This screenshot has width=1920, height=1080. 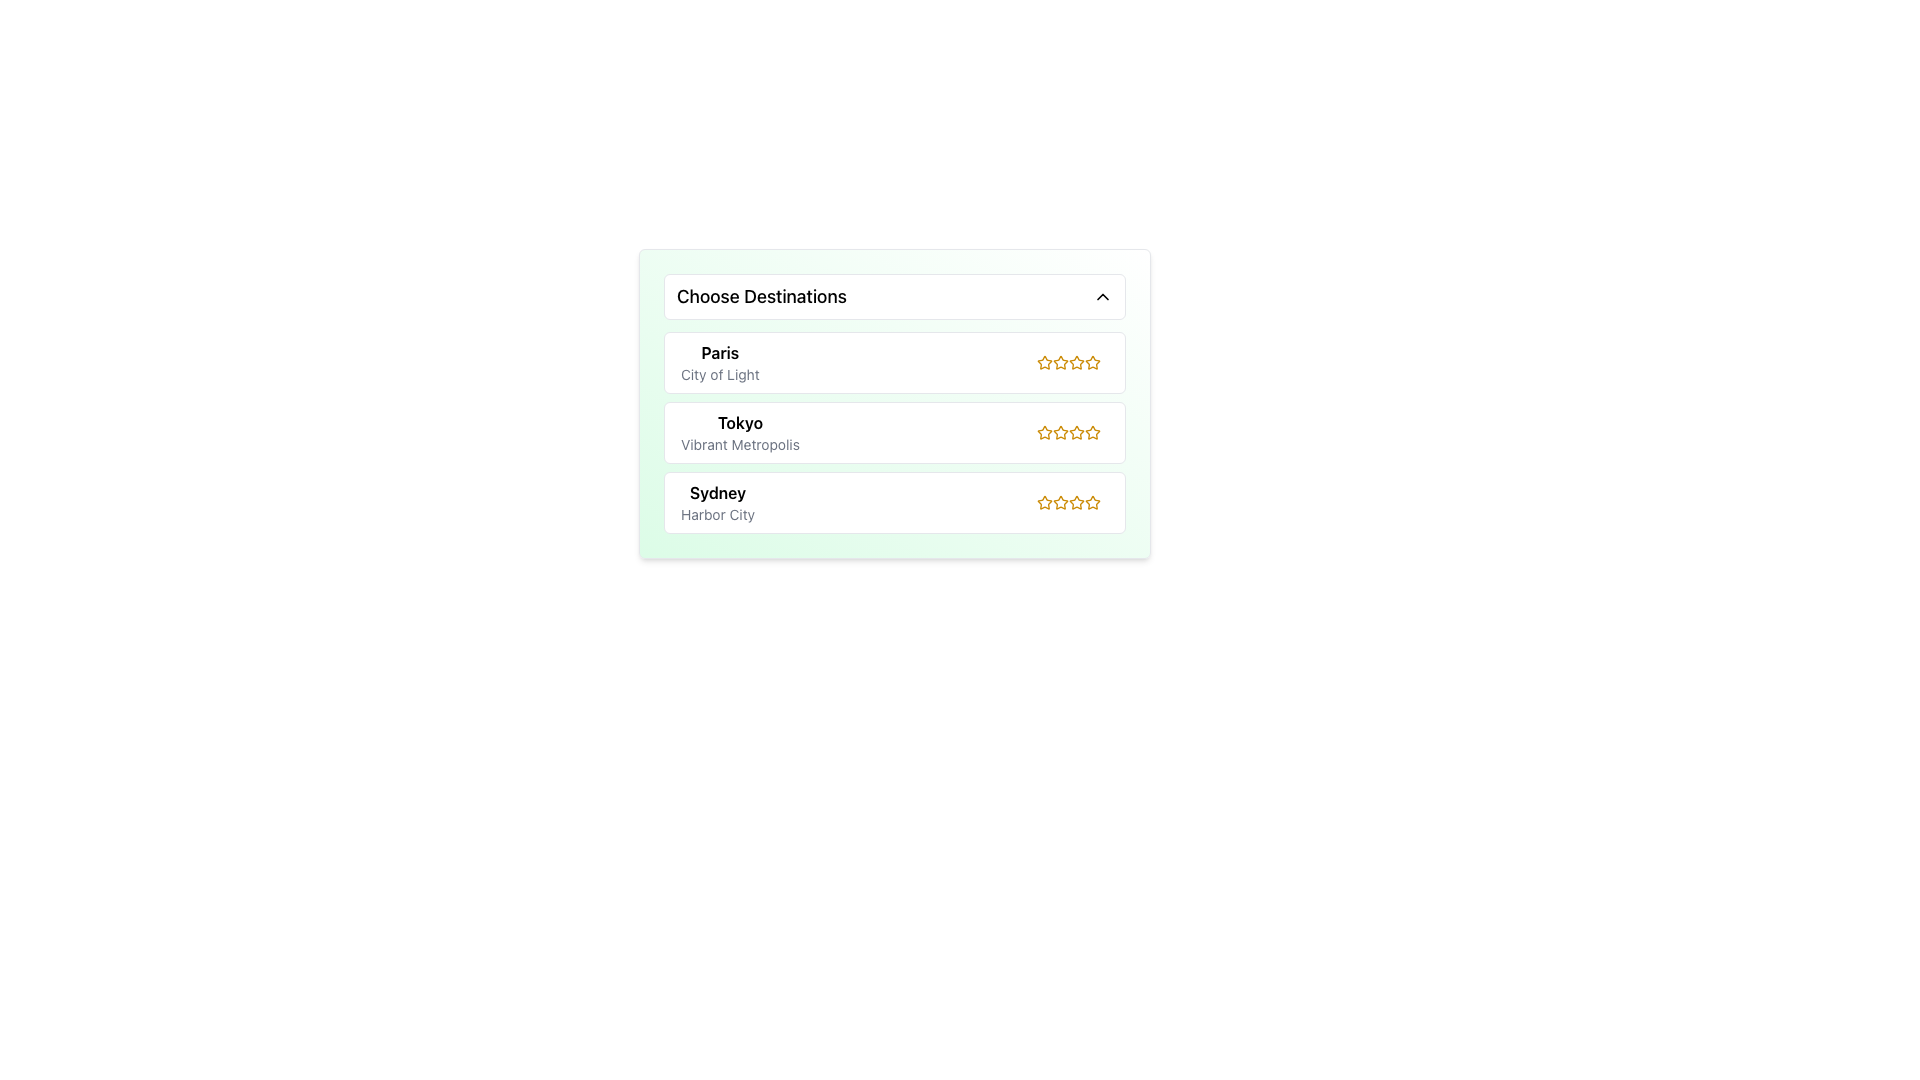 I want to click on the first star-shaped icon with a yellow outline to rate it in the rating system next to the 'Tokyo' label, so click(x=1044, y=431).